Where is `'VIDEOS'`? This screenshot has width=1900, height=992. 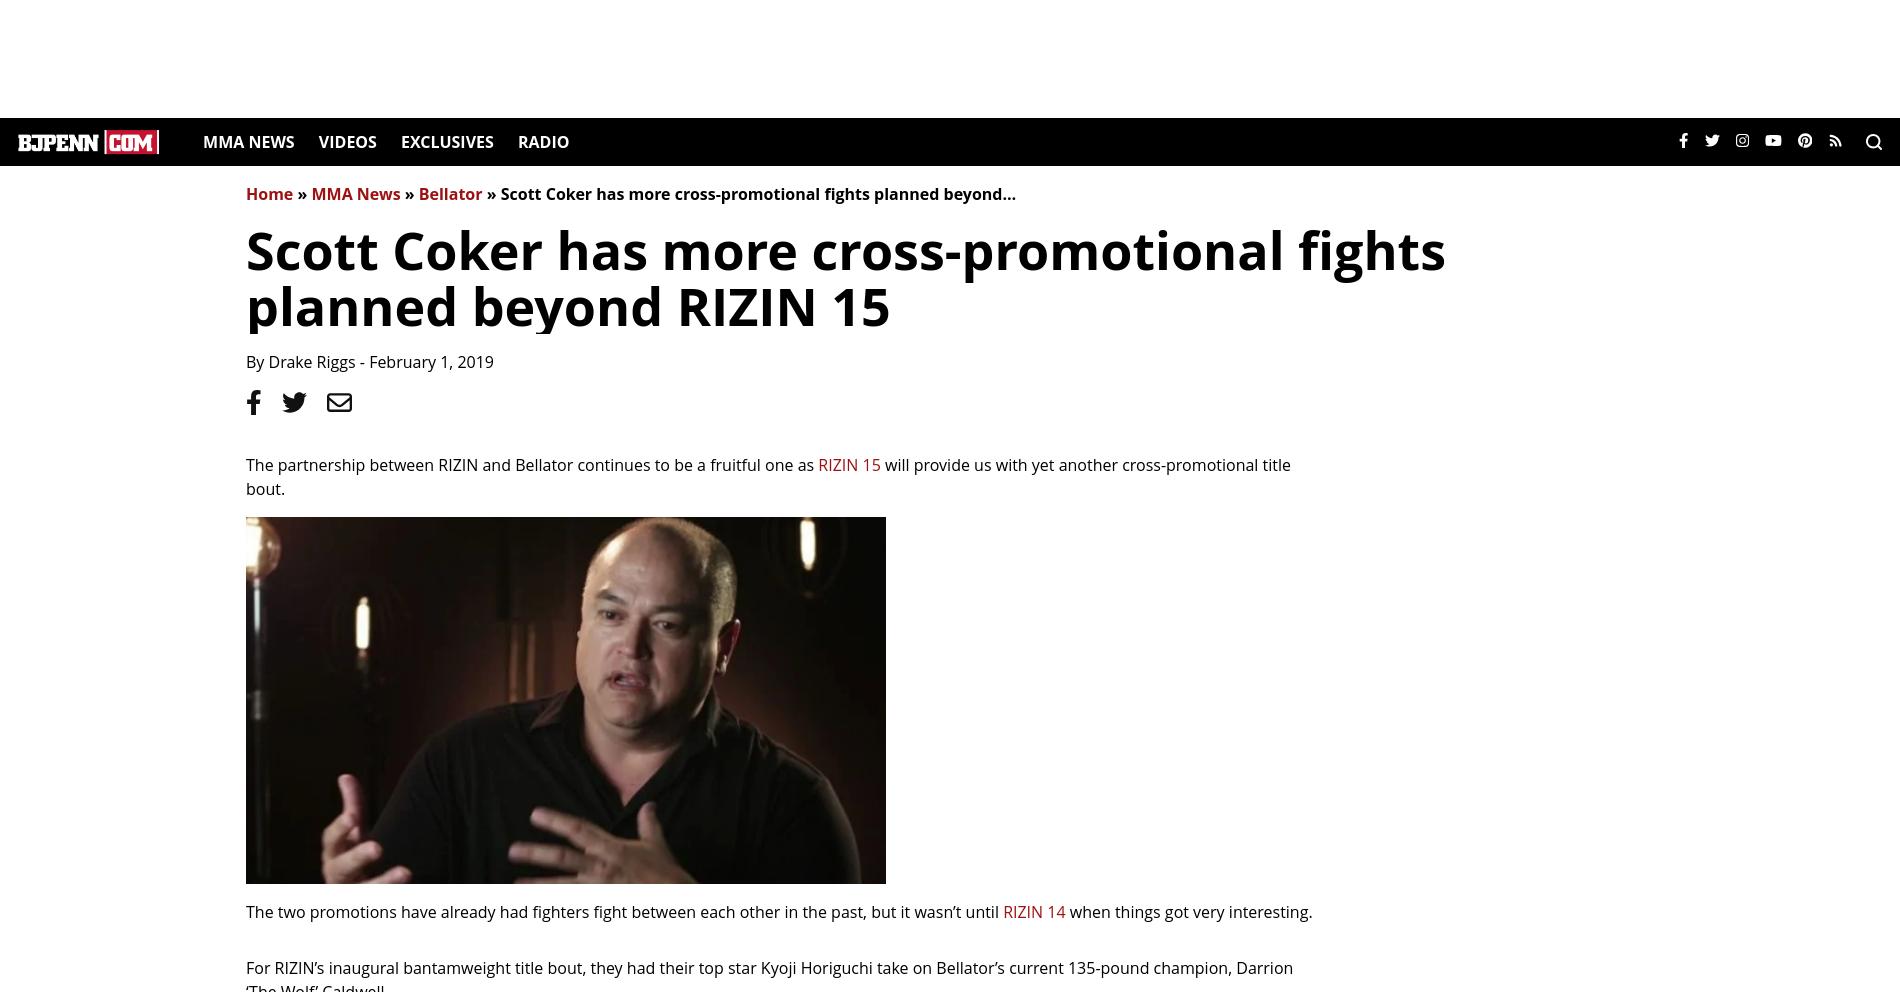 'VIDEOS' is located at coordinates (345, 141).